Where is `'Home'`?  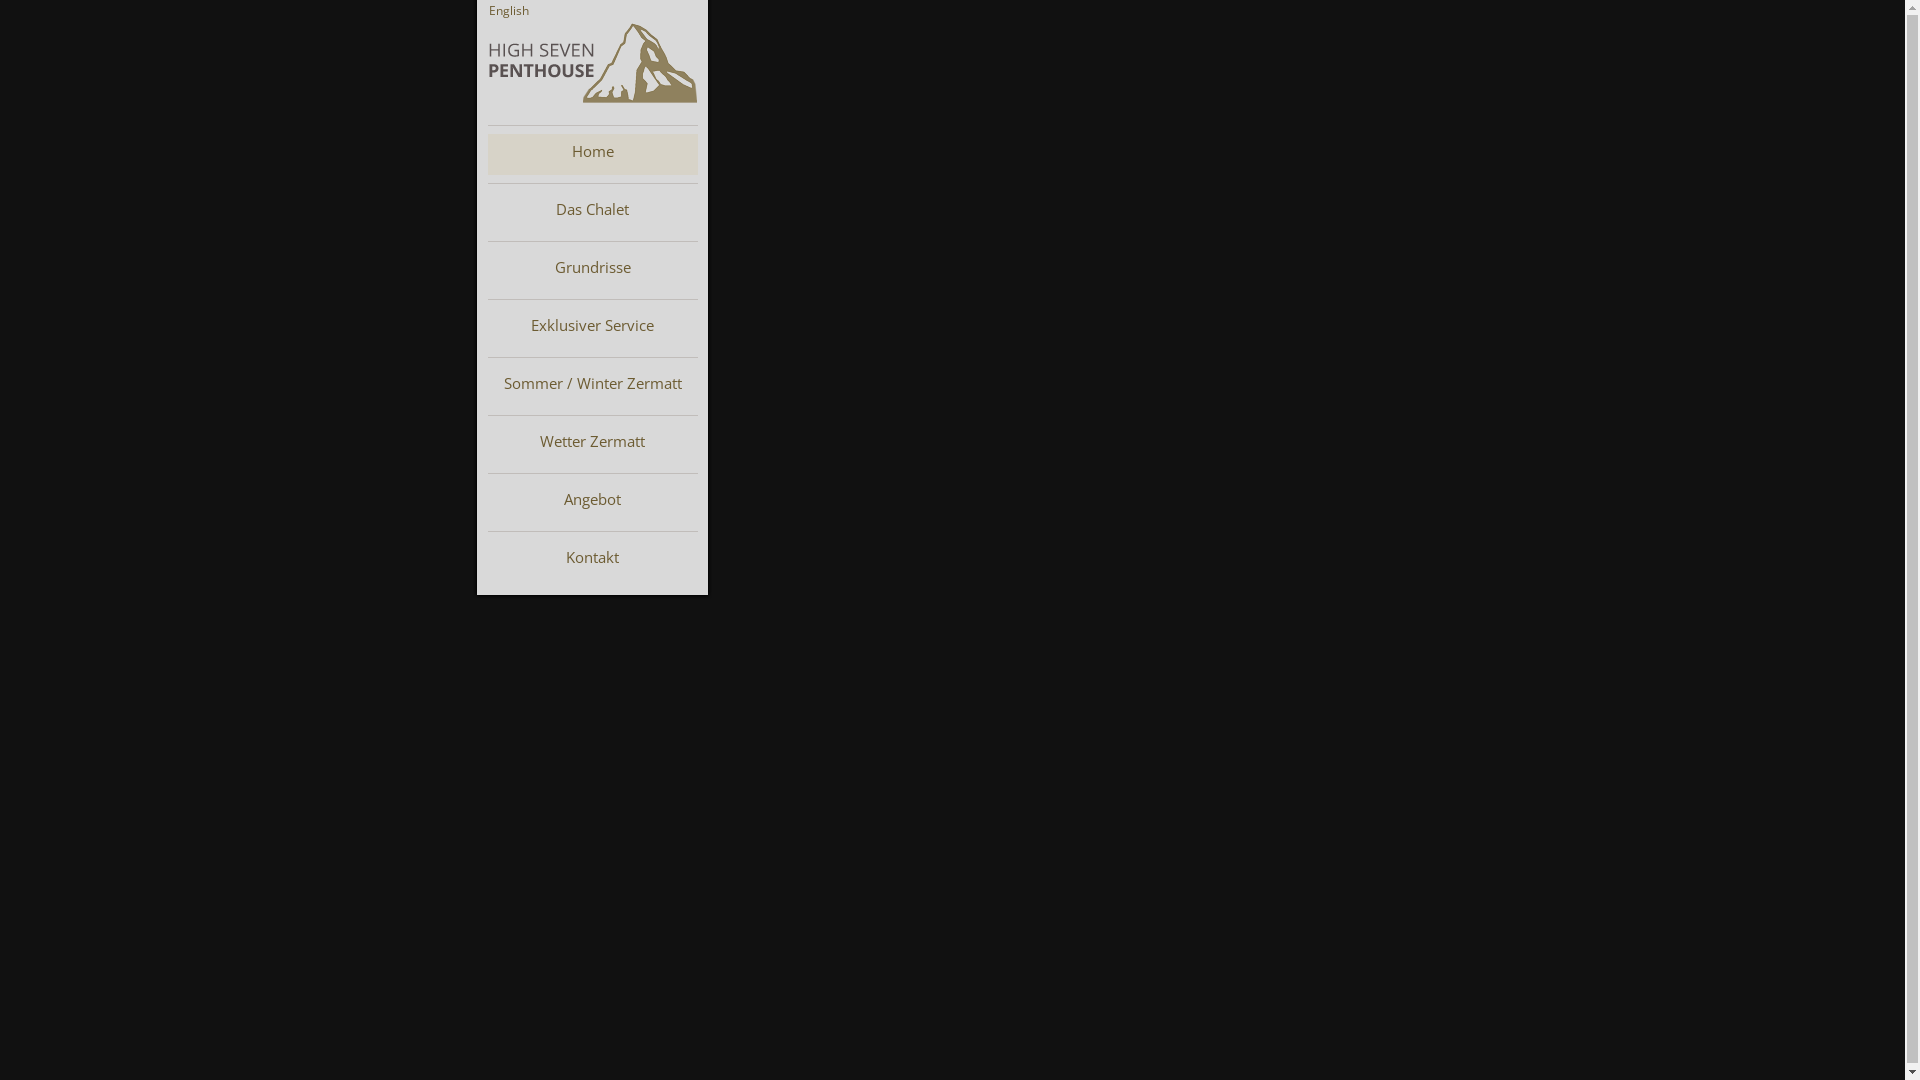
'Home' is located at coordinates (592, 153).